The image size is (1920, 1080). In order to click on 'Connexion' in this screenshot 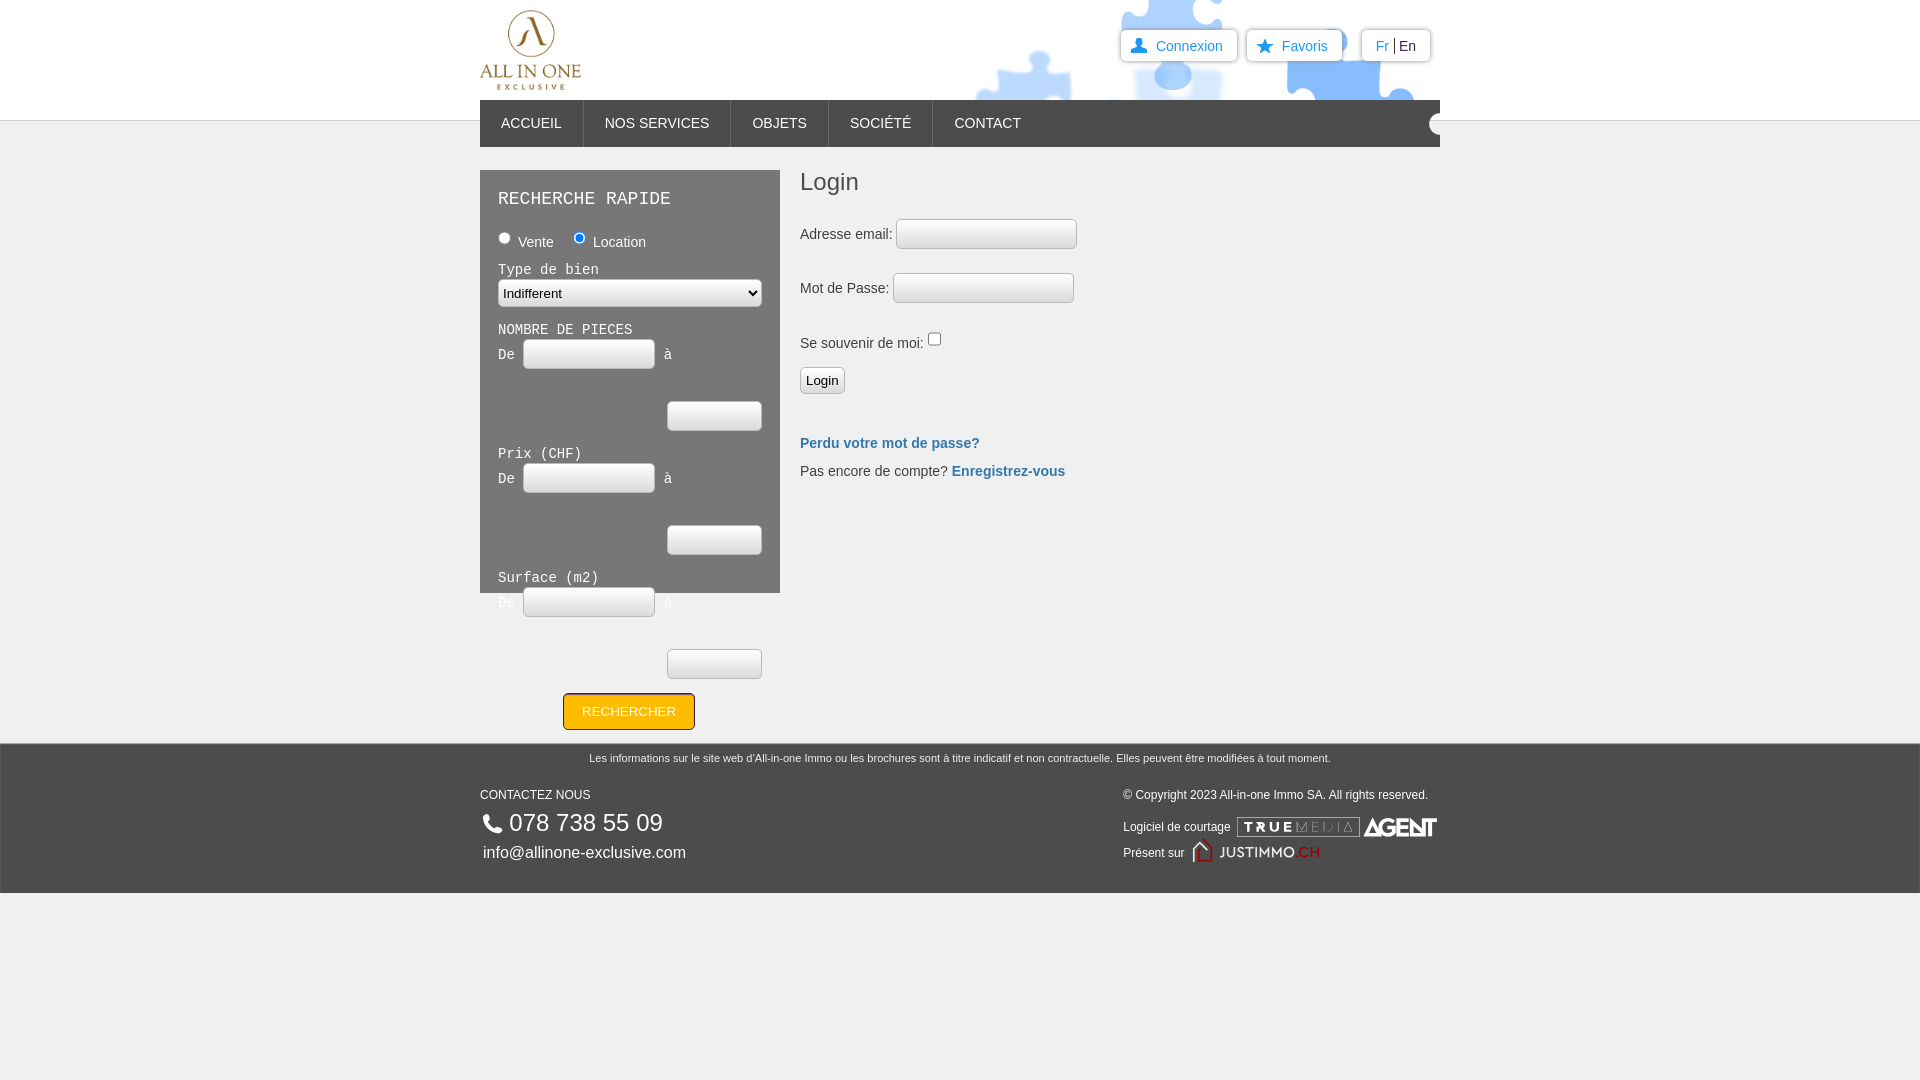, I will do `click(1179, 45)`.